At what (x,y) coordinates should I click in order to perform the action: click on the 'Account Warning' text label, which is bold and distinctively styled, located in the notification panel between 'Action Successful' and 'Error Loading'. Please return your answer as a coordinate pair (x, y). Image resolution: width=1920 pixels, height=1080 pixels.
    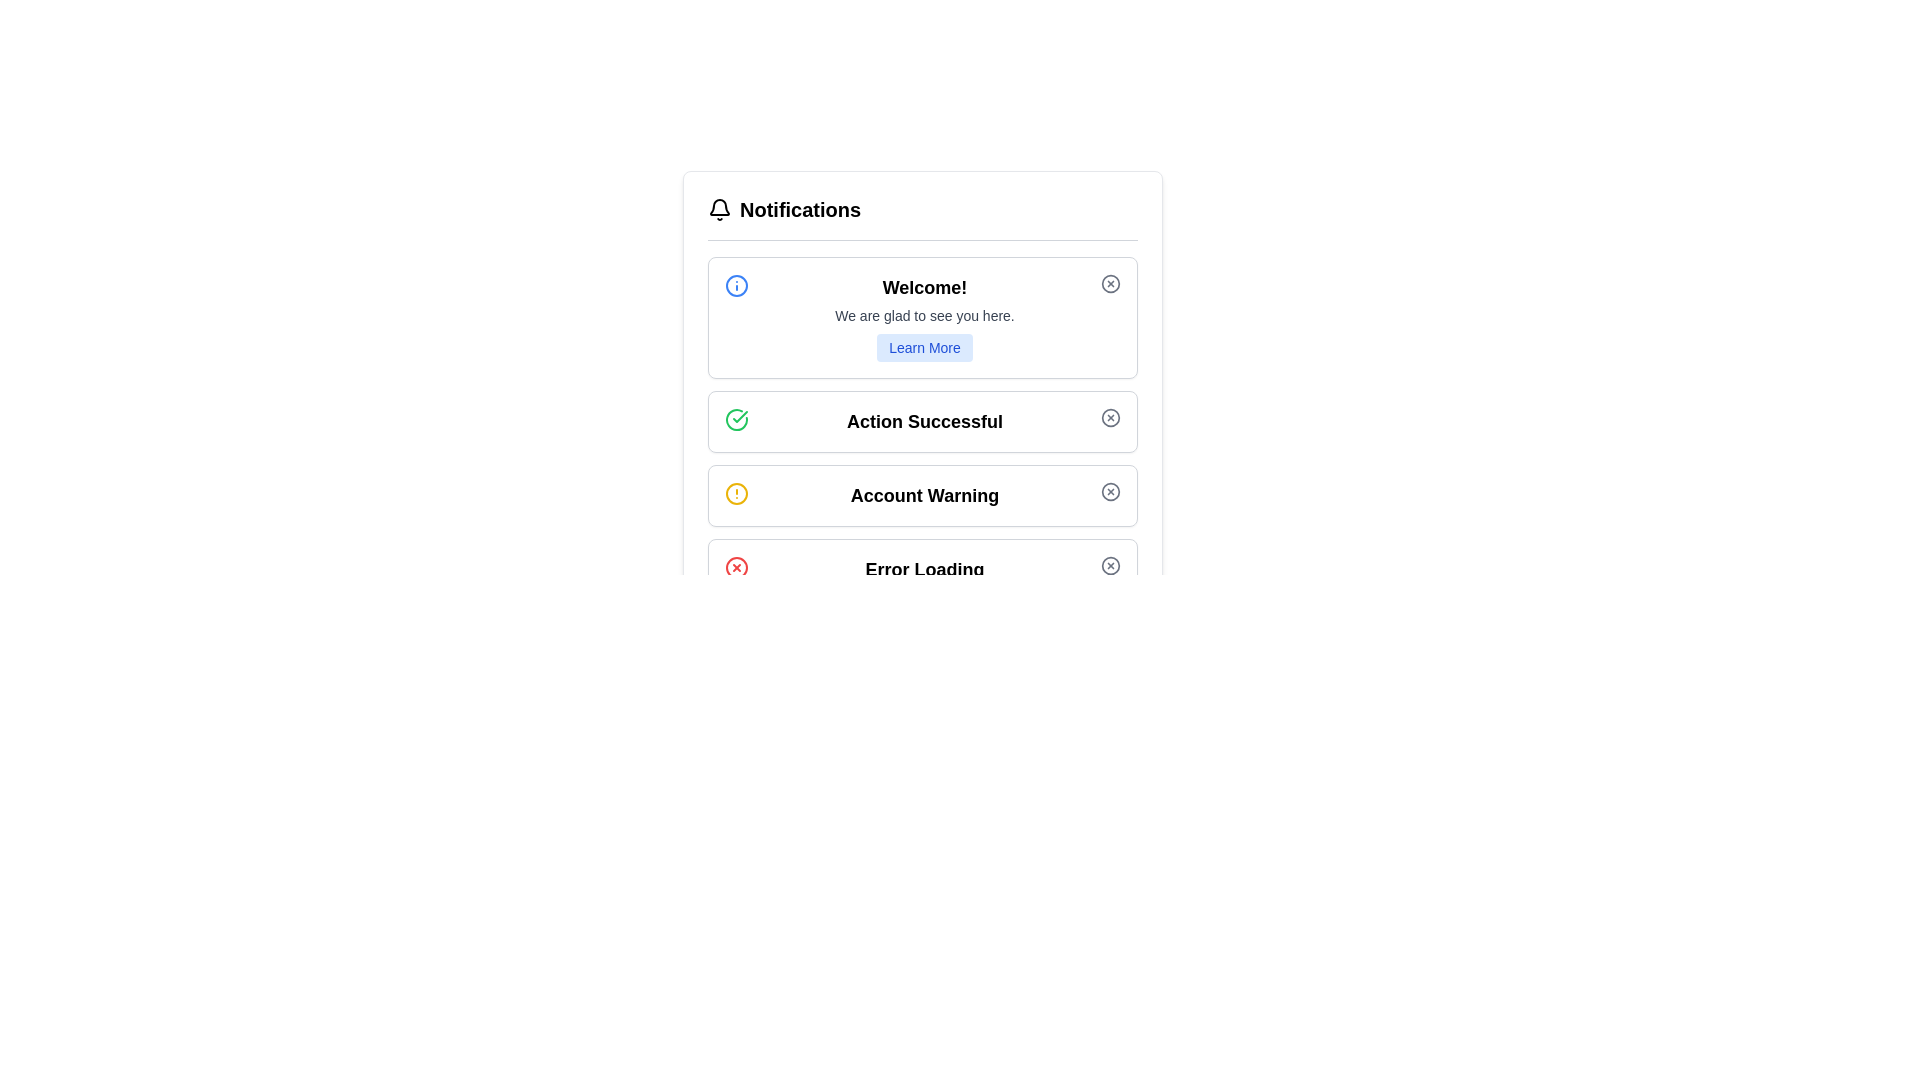
    Looking at the image, I should click on (924, 495).